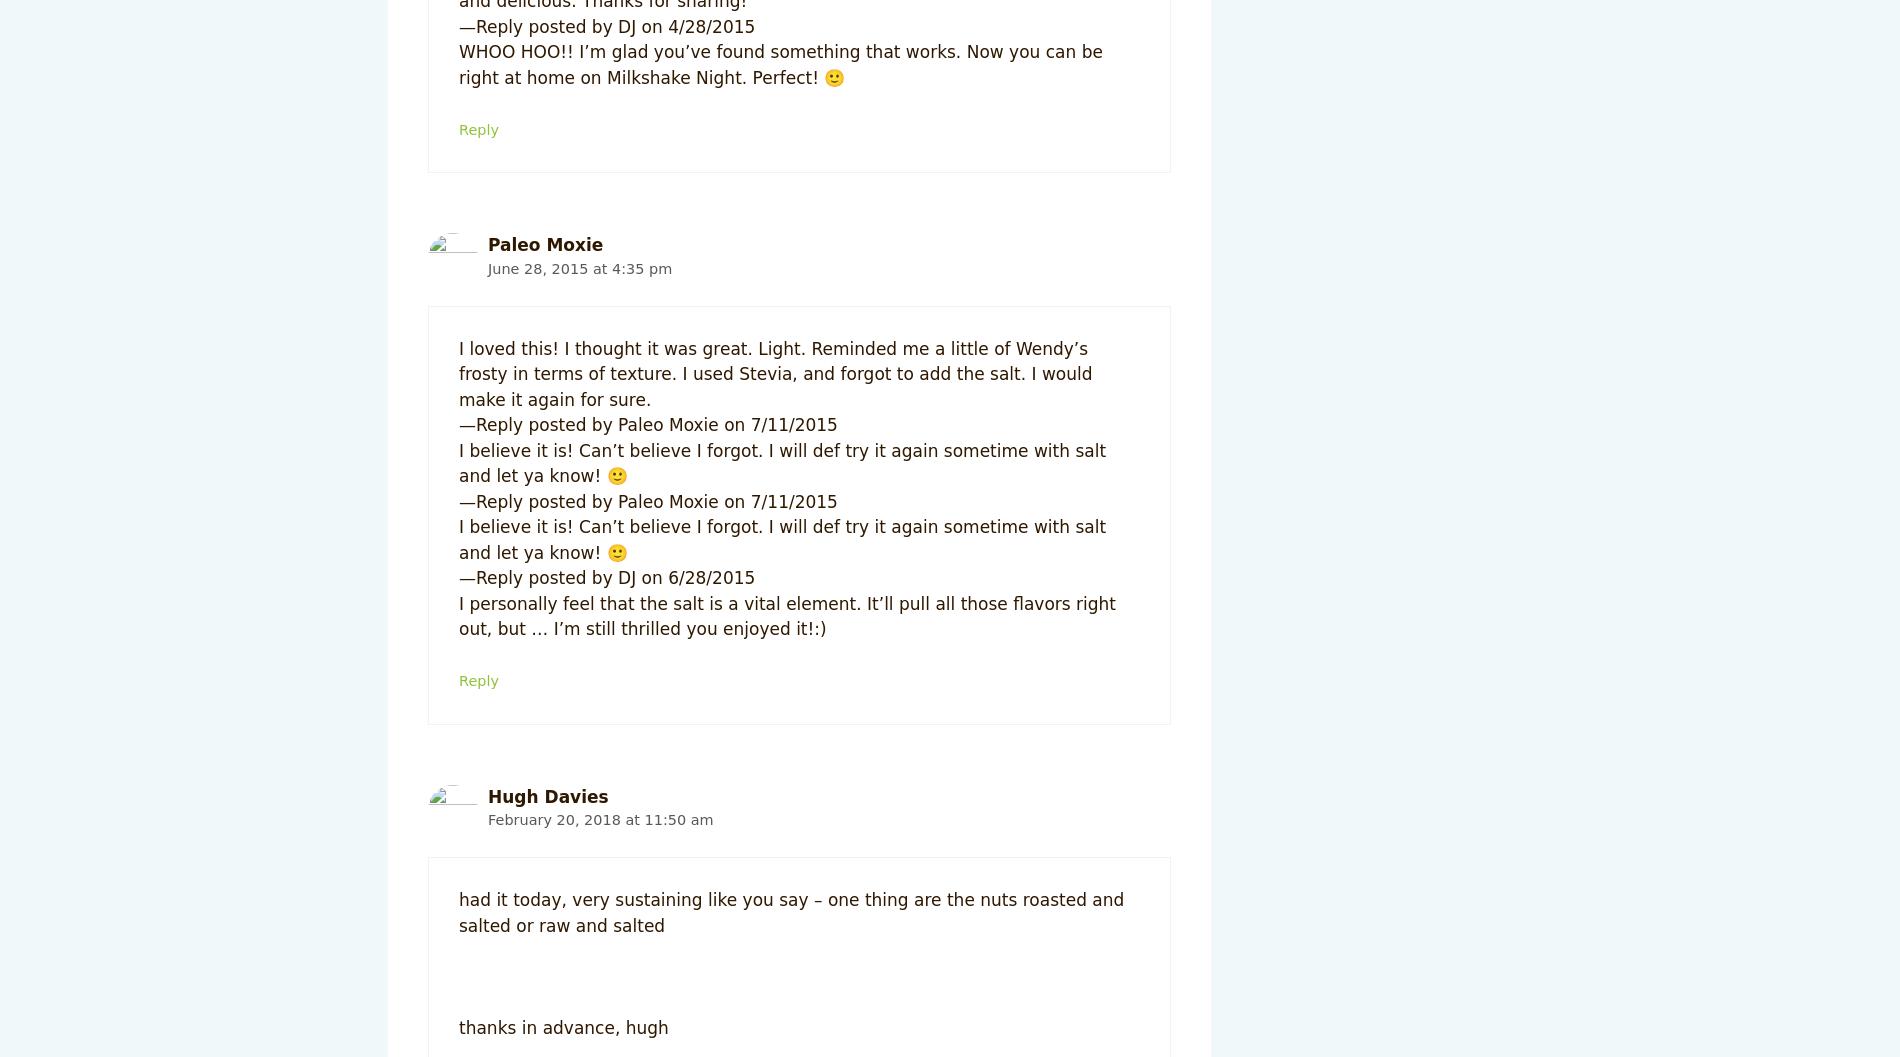  Describe the element at coordinates (563, 1025) in the screenshot. I see `'thanks in advance, hugh'` at that location.